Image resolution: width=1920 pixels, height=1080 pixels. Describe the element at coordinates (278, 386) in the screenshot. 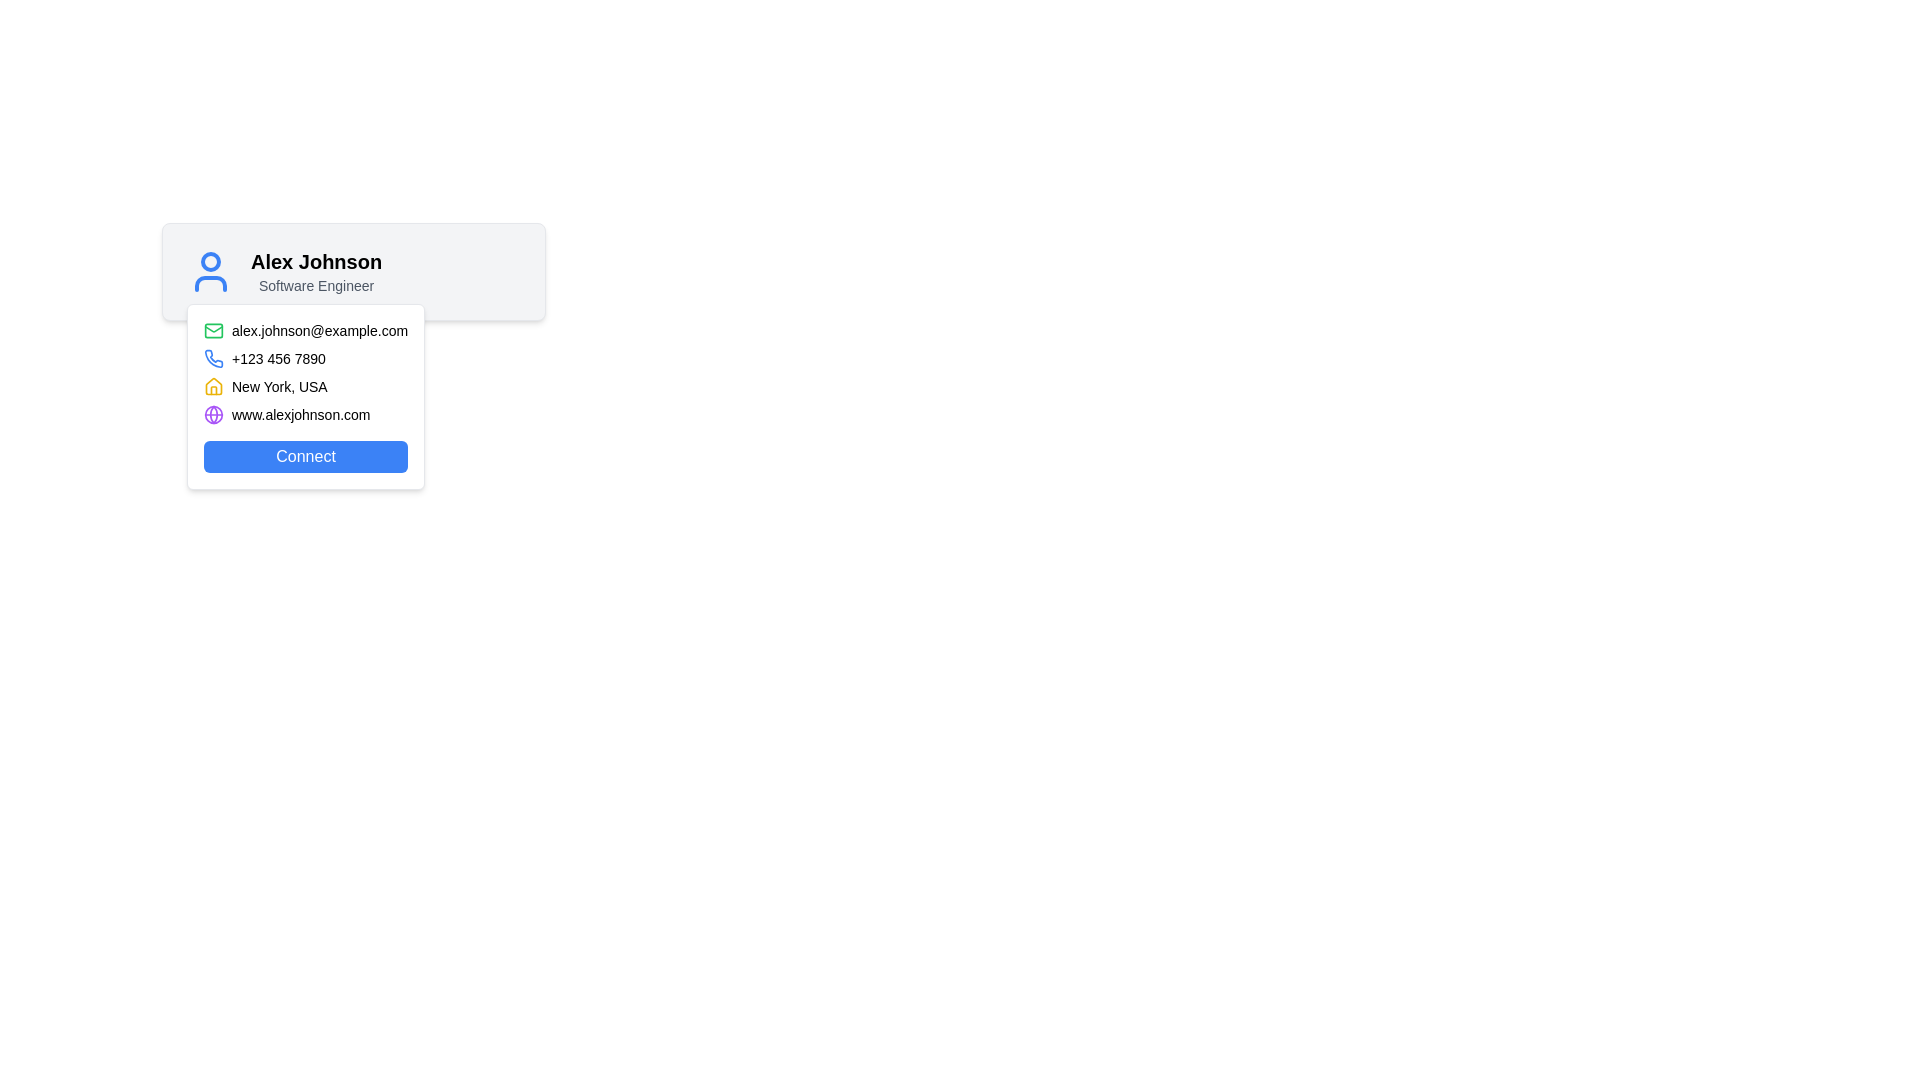

I see `the location information label associated with the user profile card, which is positioned as the third row under a house icon in a detail card` at that location.